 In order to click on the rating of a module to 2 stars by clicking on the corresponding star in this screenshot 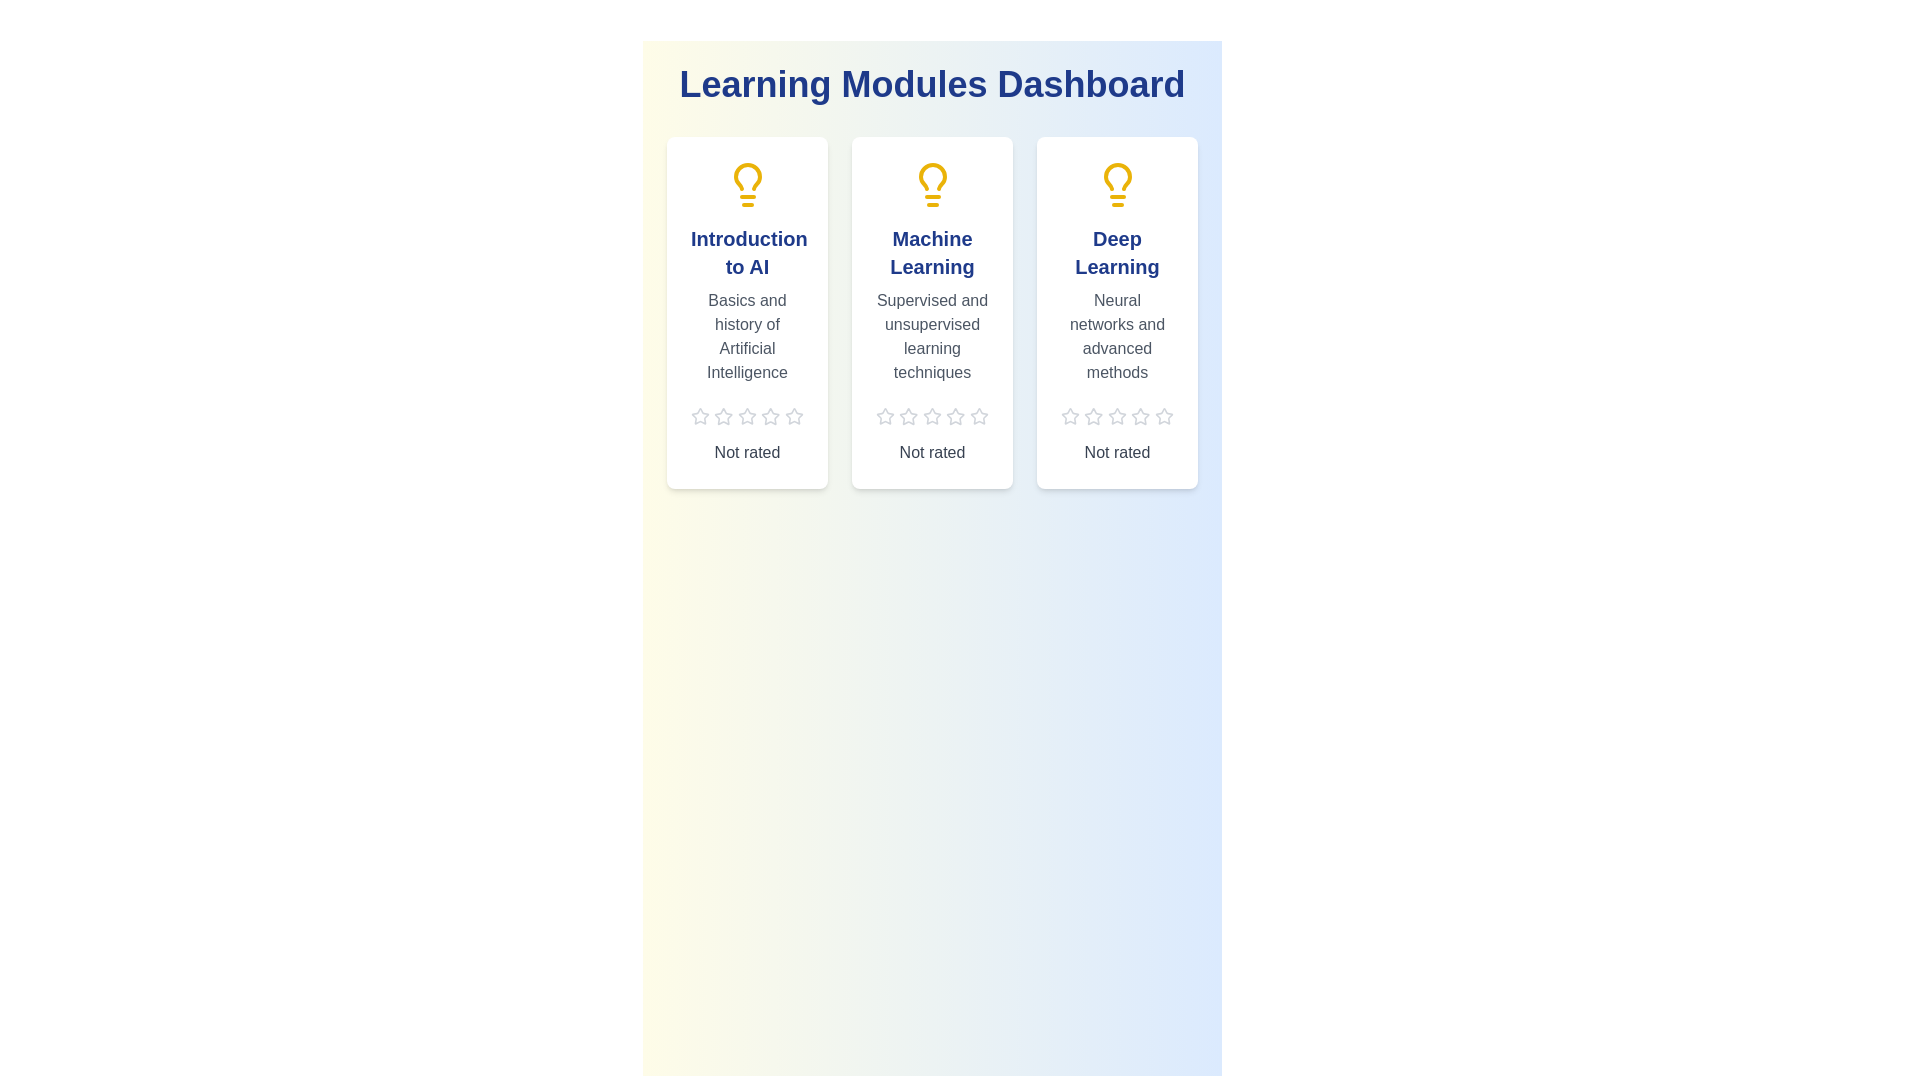, I will do `click(723, 415)`.